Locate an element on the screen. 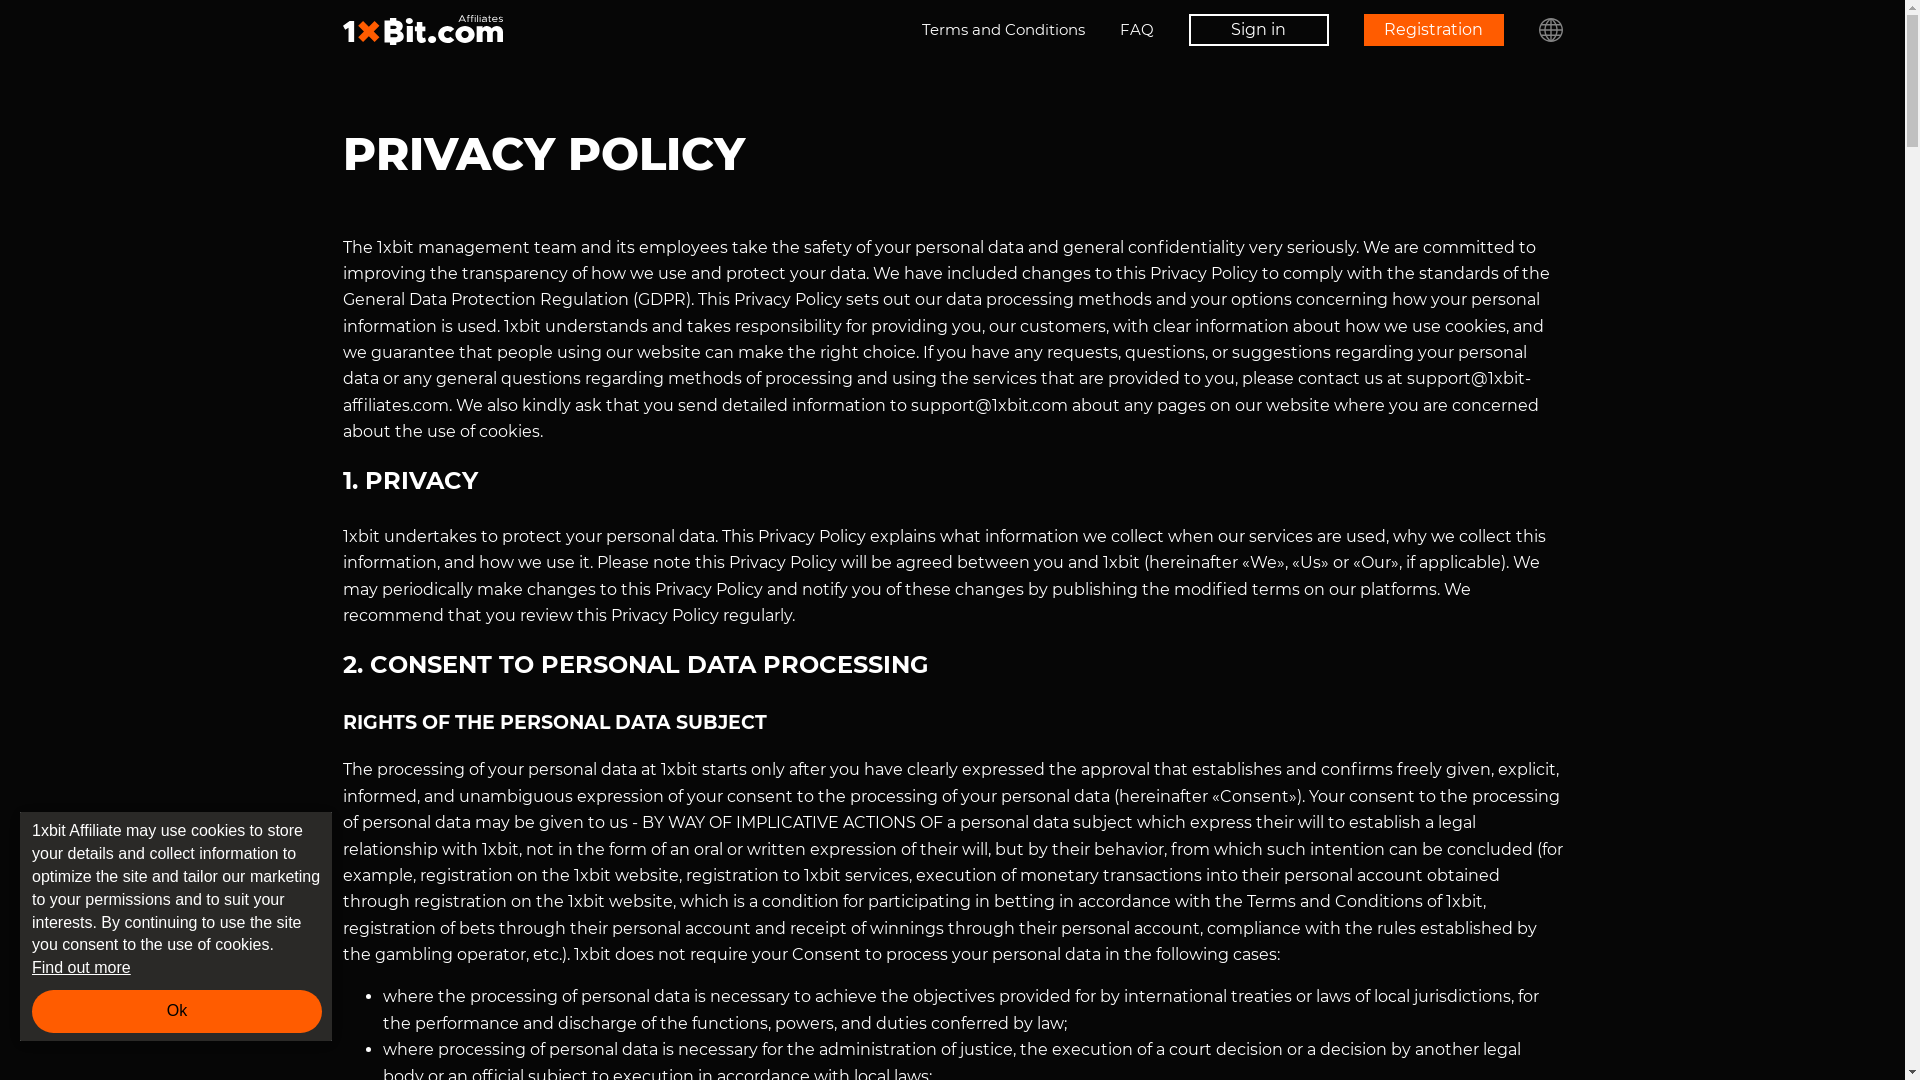 Image resolution: width=1920 pixels, height=1080 pixels. 'Registration' is located at coordinates (1433, 30).